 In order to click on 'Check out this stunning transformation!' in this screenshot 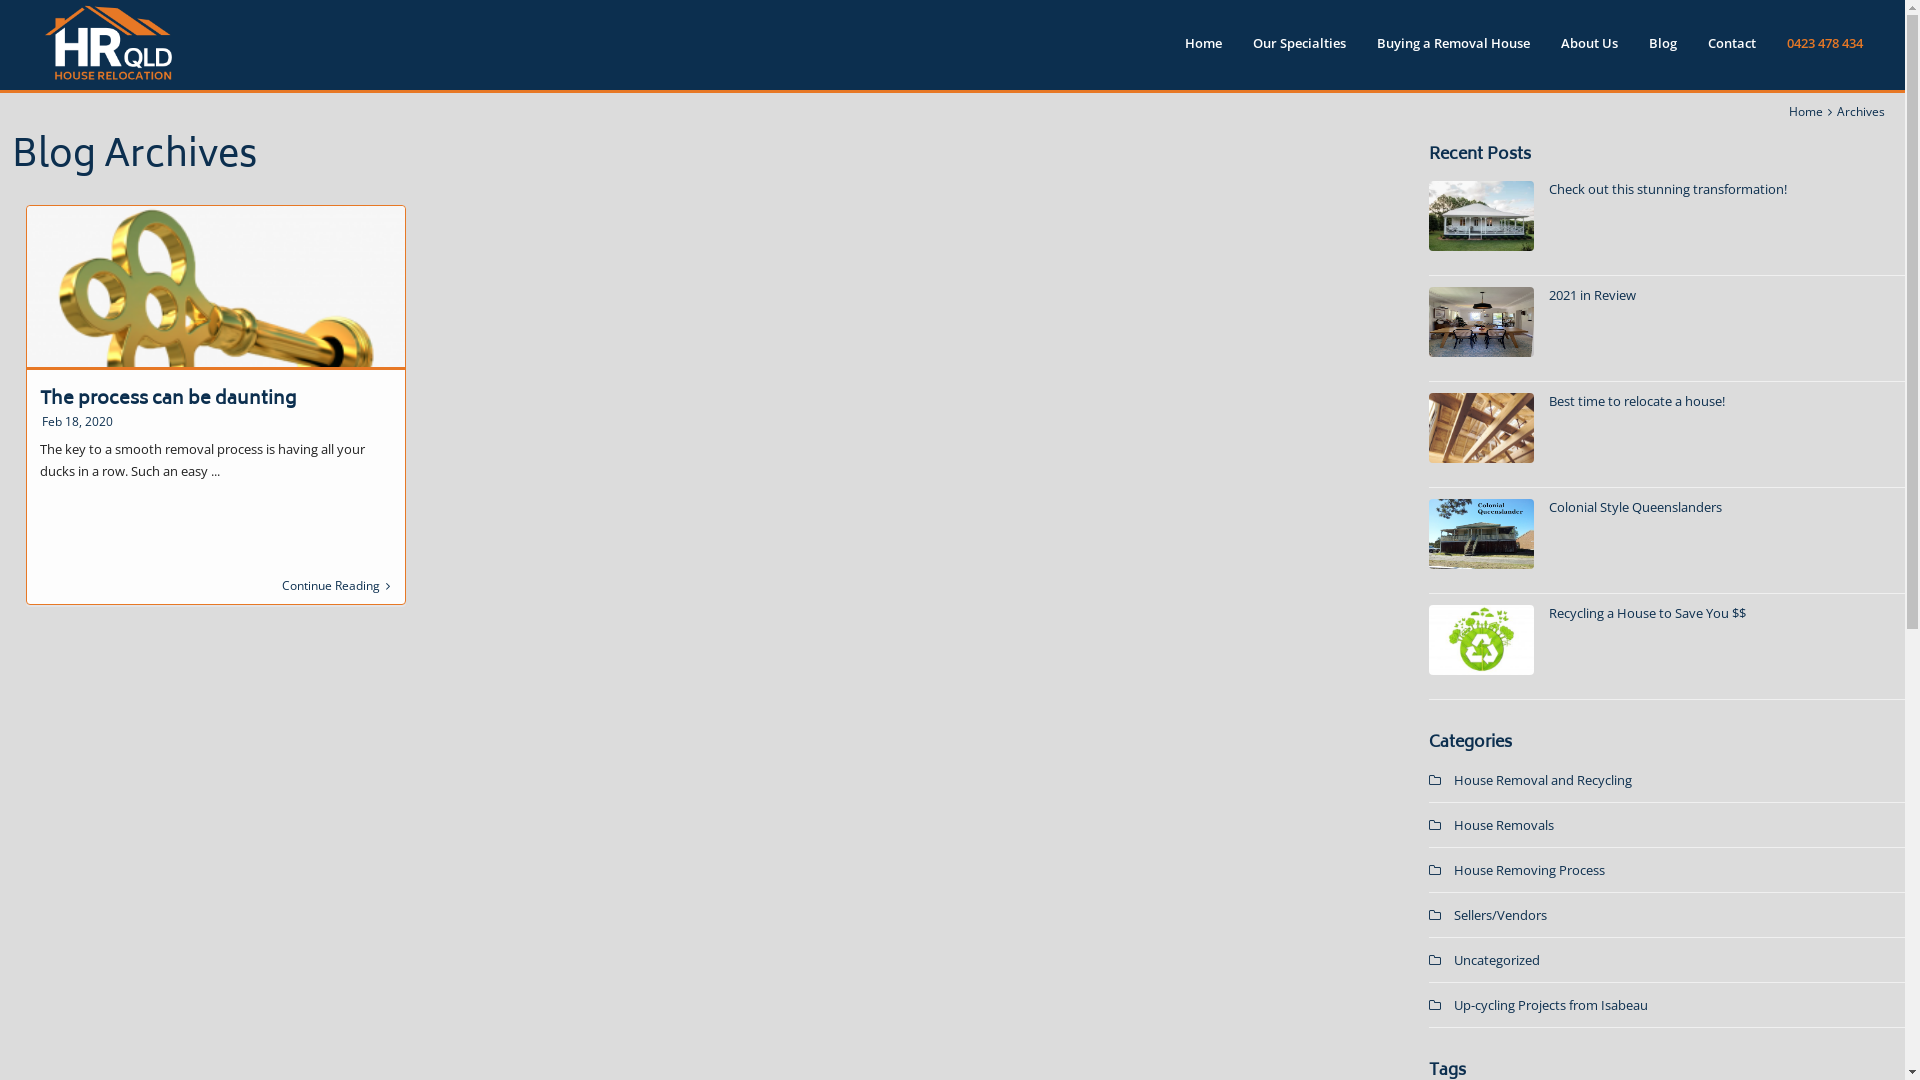, I will do `click(1548, 189)`.